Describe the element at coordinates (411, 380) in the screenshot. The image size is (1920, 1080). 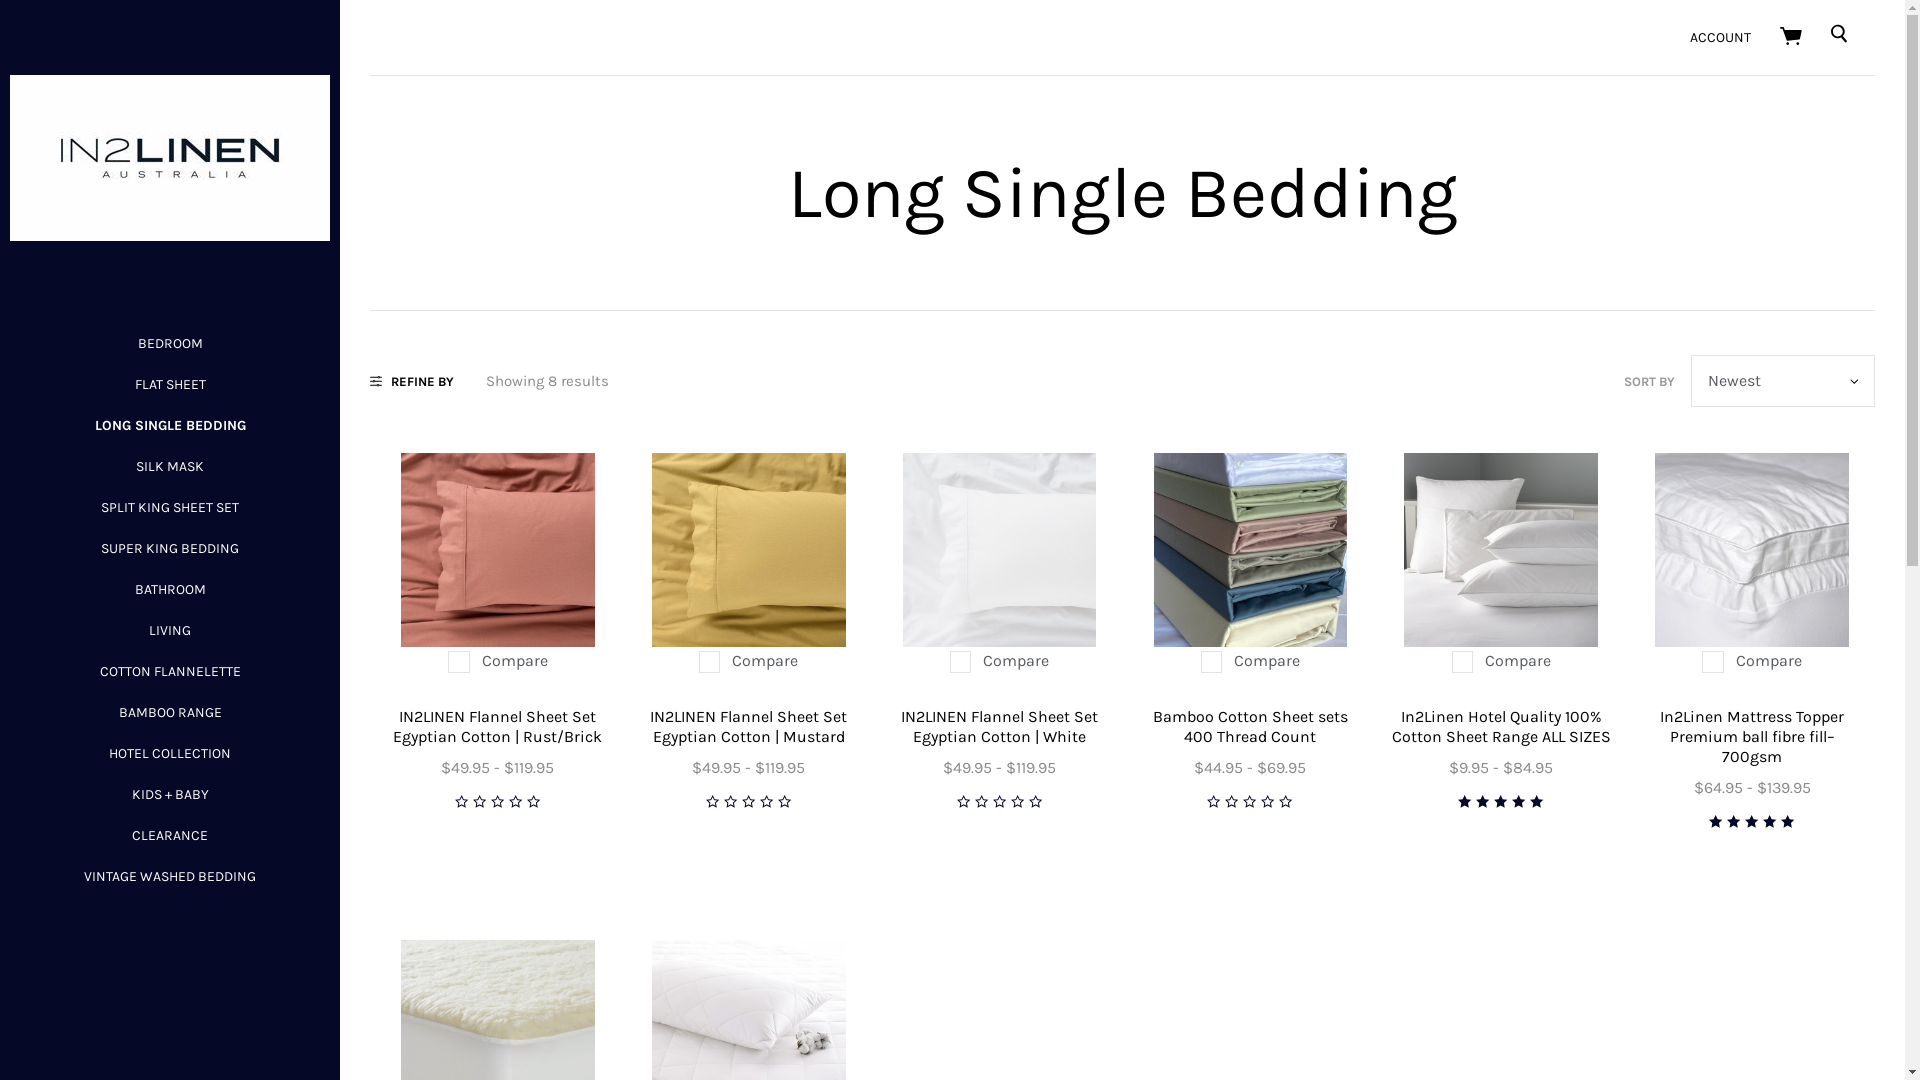
I see `'FILTER REFINE BY'` at that location.